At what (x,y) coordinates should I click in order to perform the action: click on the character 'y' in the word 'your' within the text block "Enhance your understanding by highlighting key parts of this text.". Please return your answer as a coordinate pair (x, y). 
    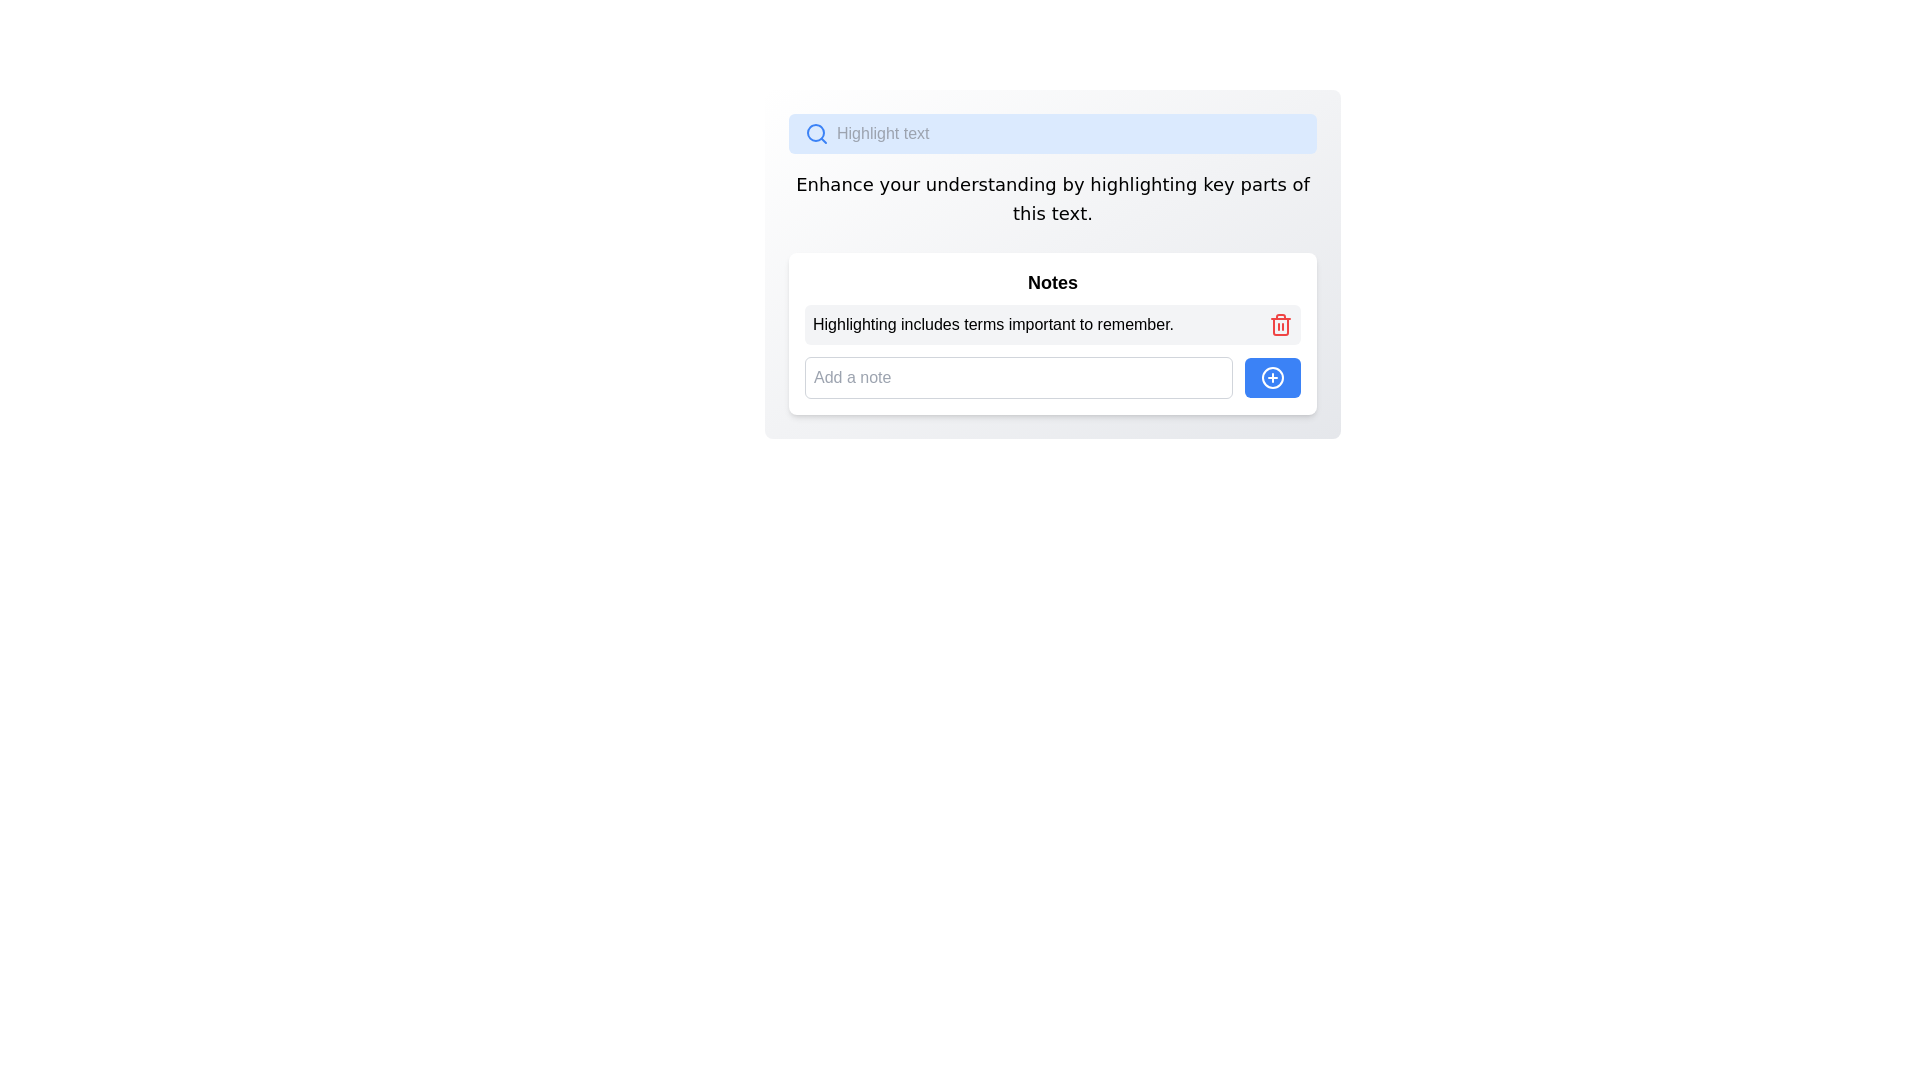
    Looking at the image, I should click on (883, 184).